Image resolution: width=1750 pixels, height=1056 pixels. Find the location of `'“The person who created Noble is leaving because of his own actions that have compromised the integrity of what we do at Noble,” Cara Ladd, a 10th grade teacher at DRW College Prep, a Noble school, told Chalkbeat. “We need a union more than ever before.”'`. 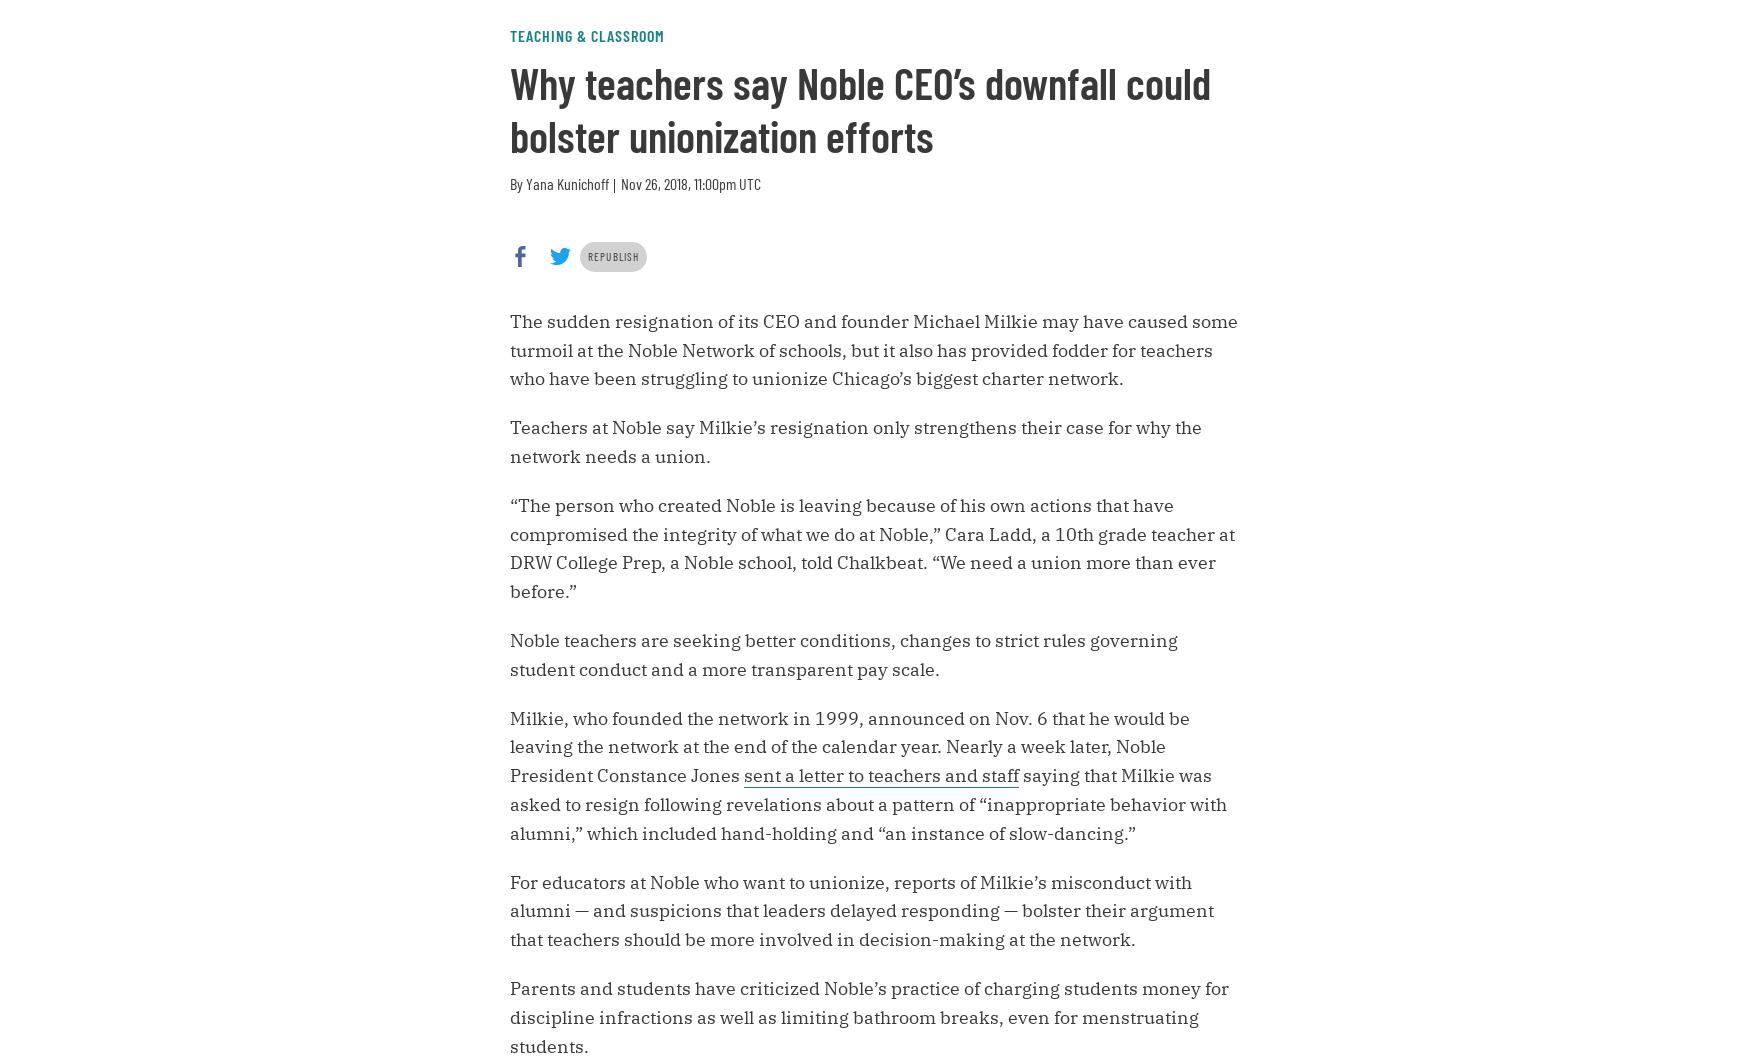

'“The person who created Noble is leaving because of his own actions that have compromised the integrity of what we do at Noble,” Cara Ladd, a 10th grade teacher at DRW College Prep, a Noble school, told Chalkbeat. “We need a union more than ever before.”' is located at coordinates (872, 547).